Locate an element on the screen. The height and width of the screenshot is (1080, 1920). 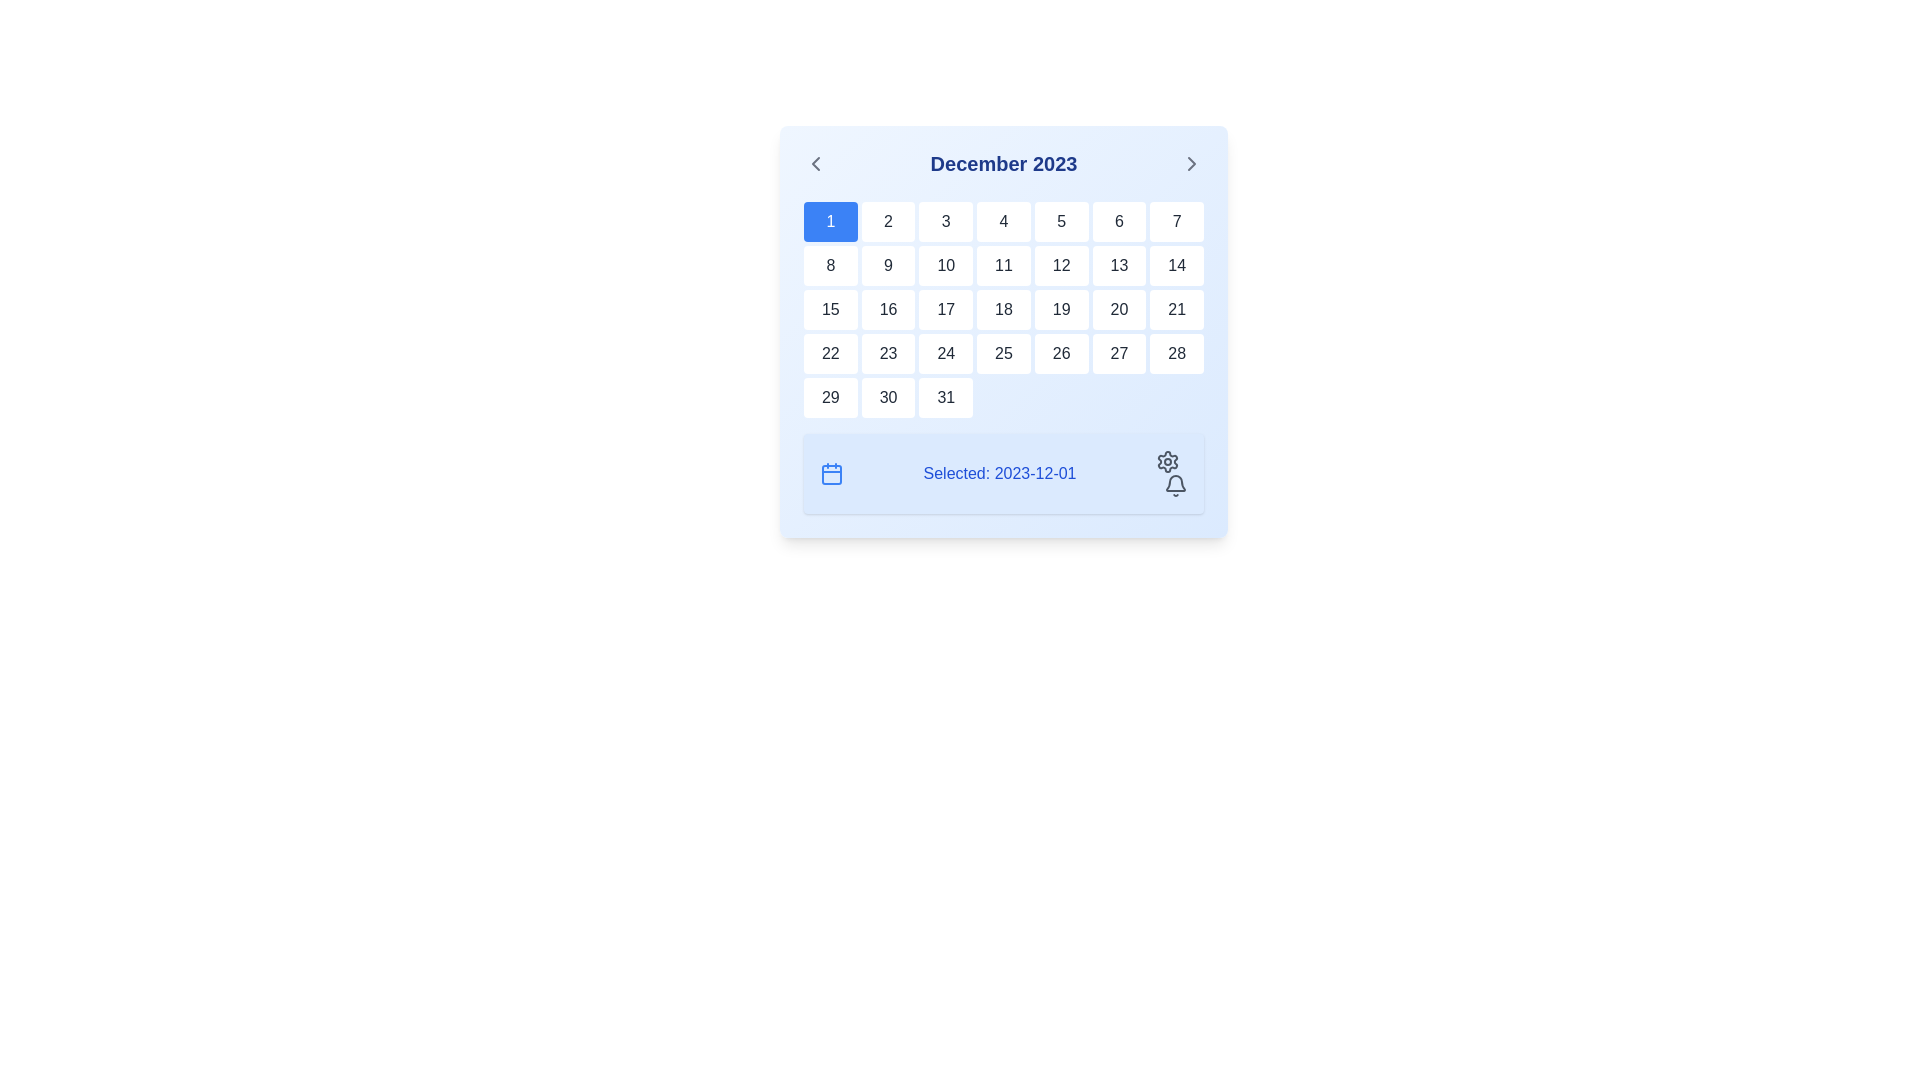
the clickable calendar date cell displaying '26' in the sixth column of the fourth row to observe the hover effect is located at coordinates (1060, 353).